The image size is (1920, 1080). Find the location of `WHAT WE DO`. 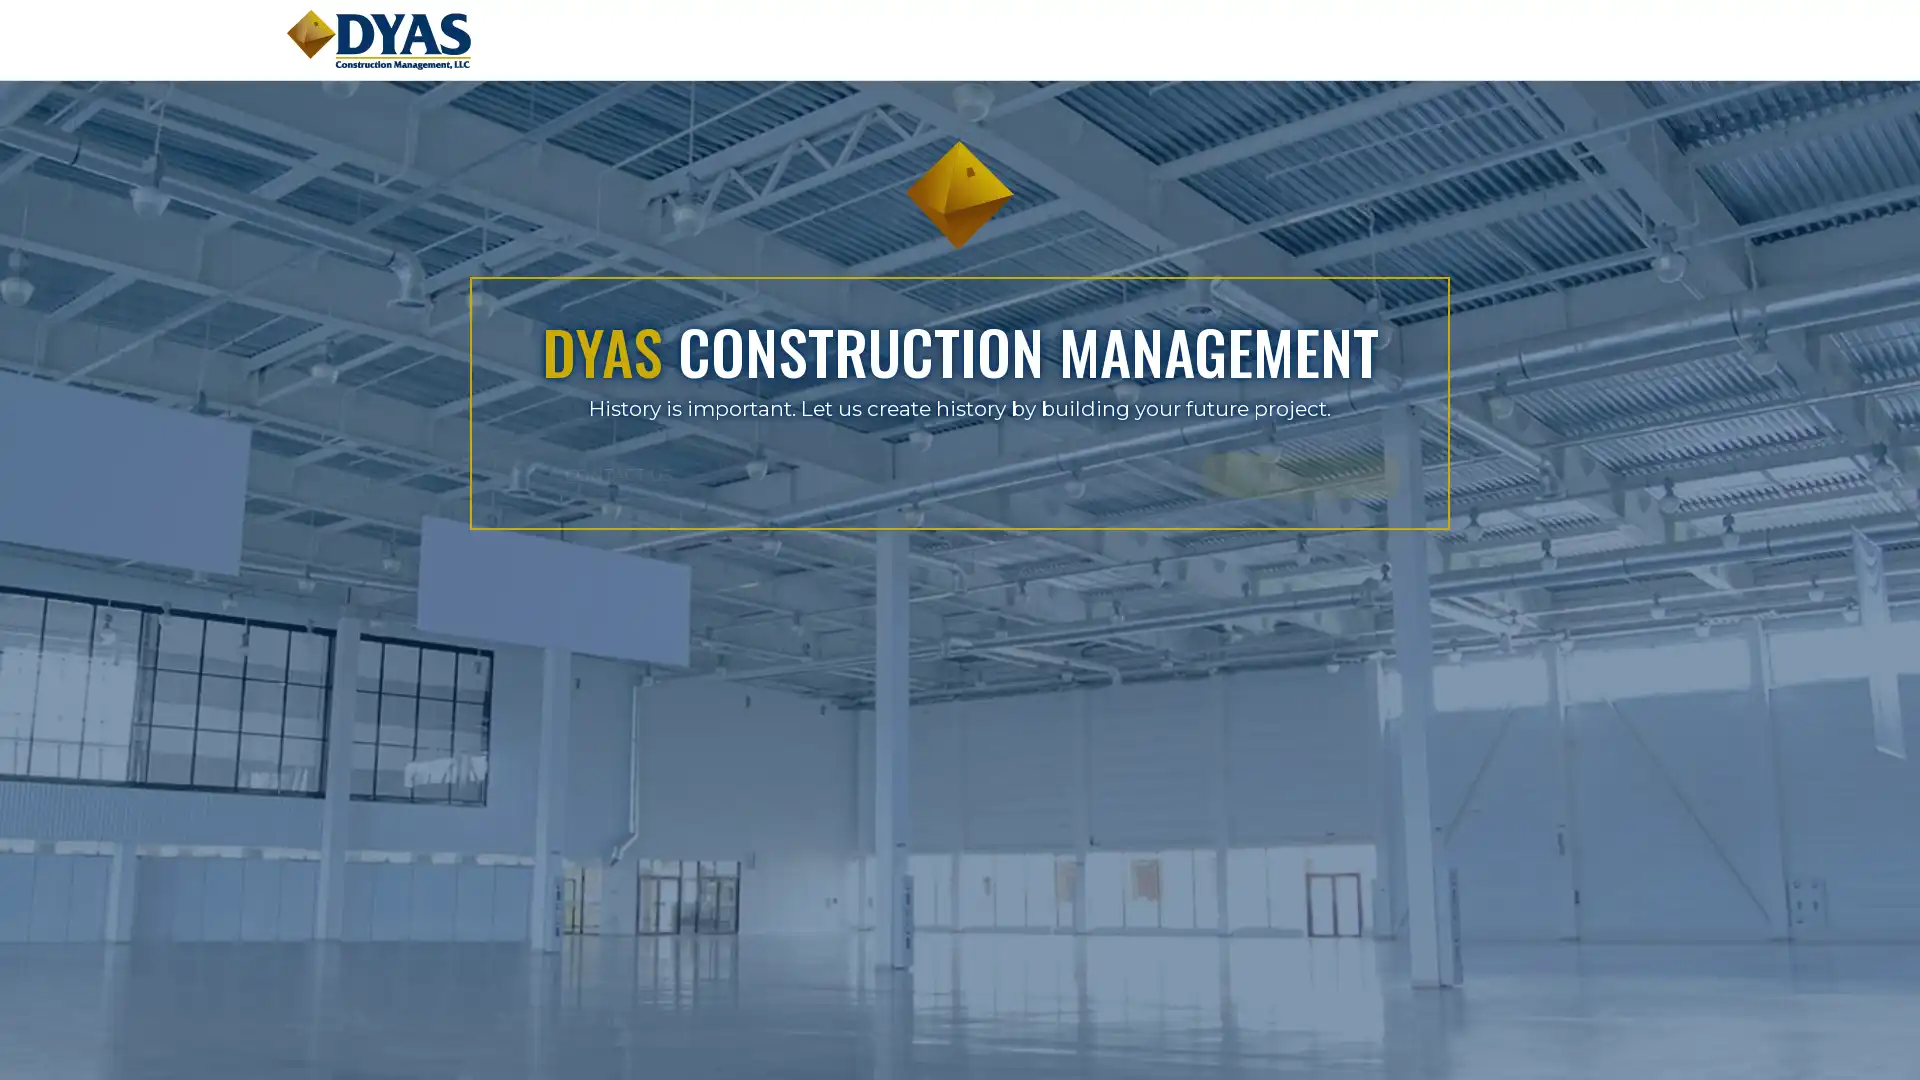

WHAT WE DO is located at coordinates (1079, 474).